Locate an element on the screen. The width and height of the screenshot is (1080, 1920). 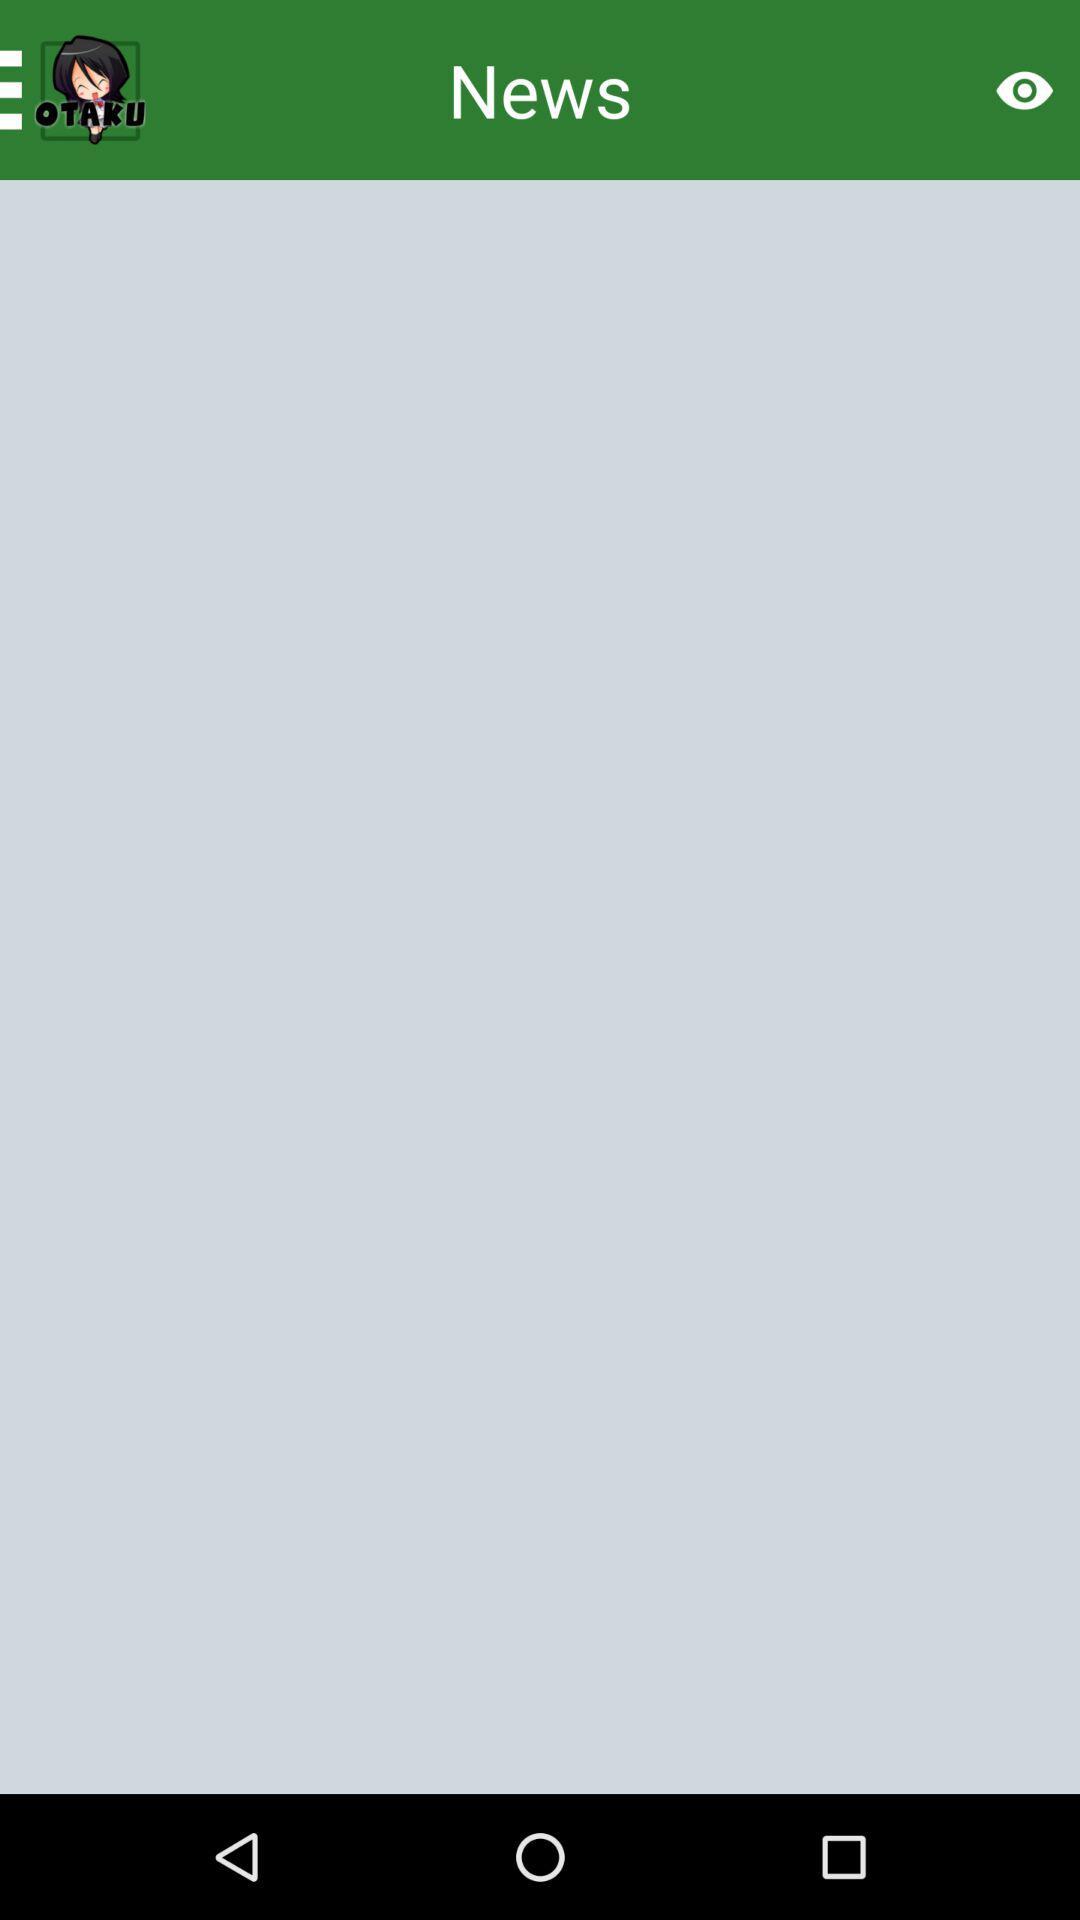
the visibility icon is located at coordinates (1024, 89).